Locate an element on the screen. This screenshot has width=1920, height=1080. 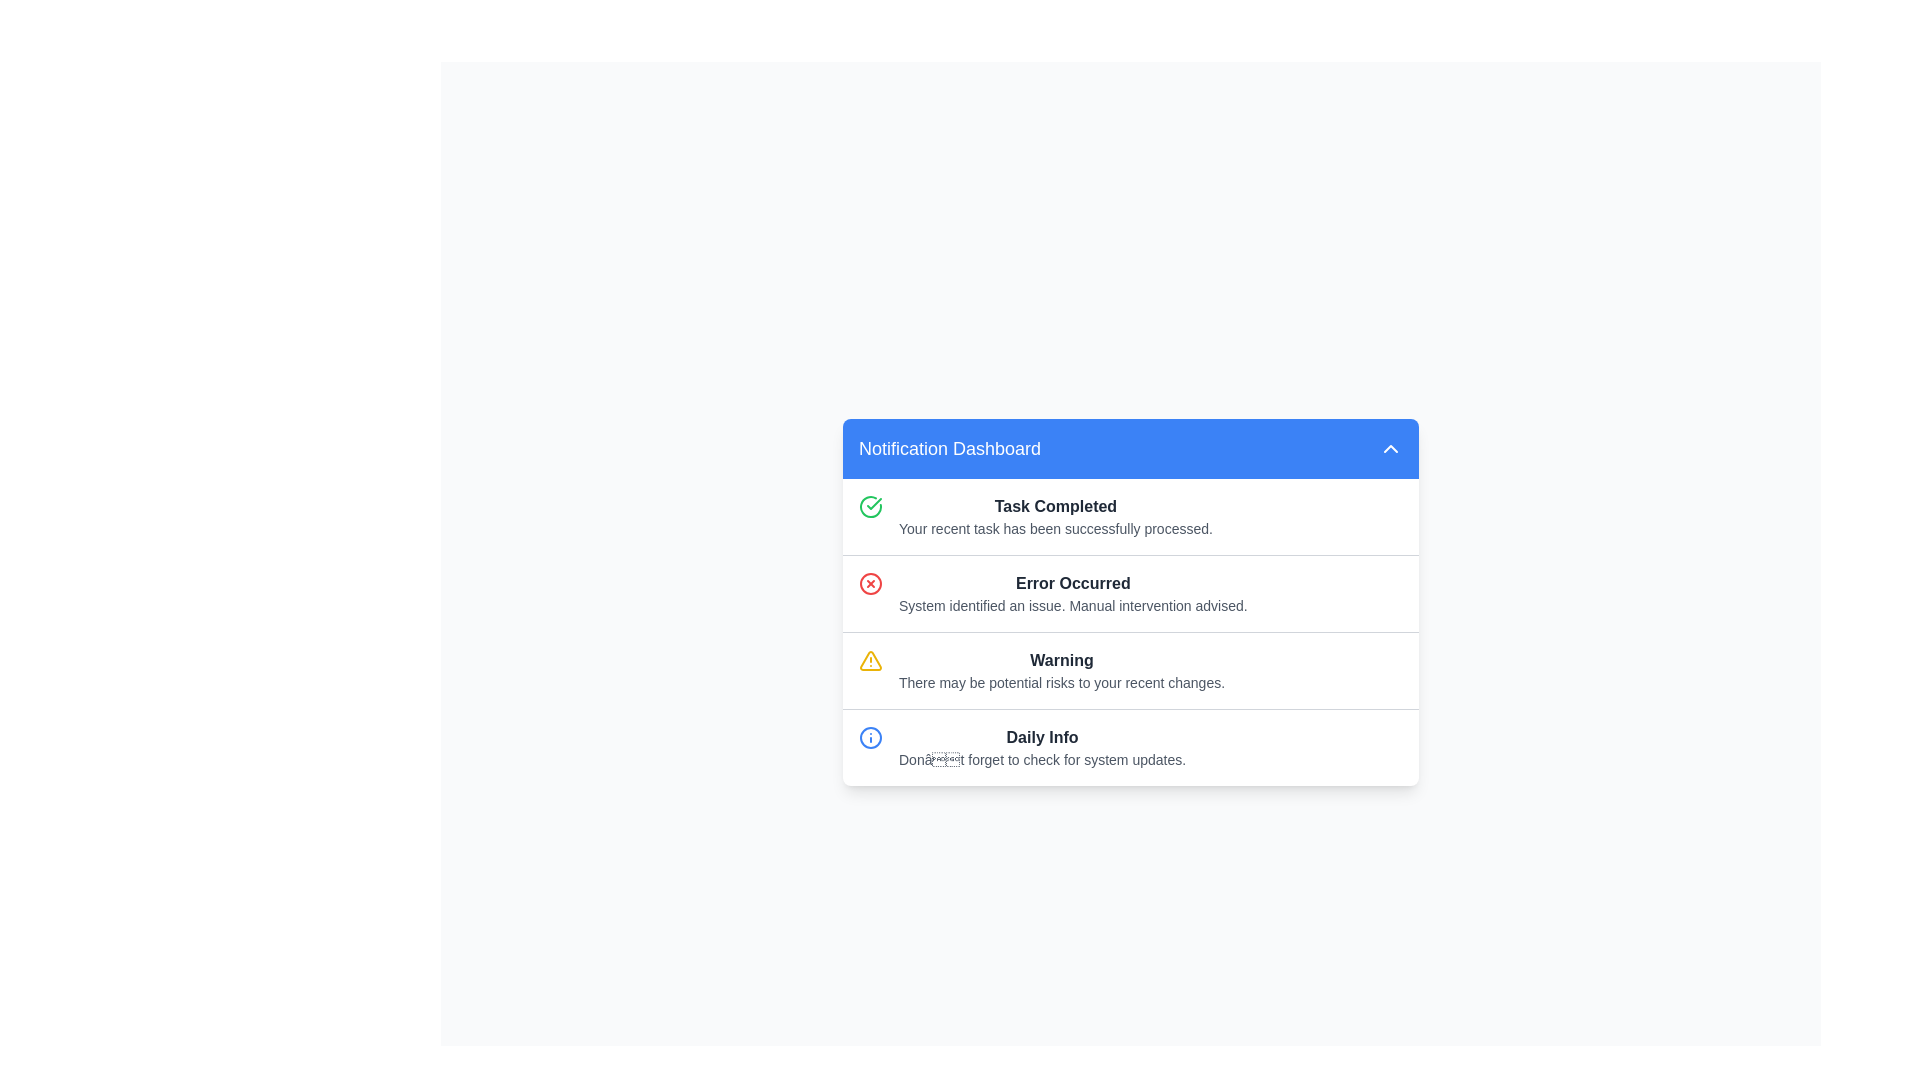
the static text label indicating successful completion of a task, which is located at the top-left of a notification card, adjacent to a checkmark icon is located at coordinates (1055, 505).